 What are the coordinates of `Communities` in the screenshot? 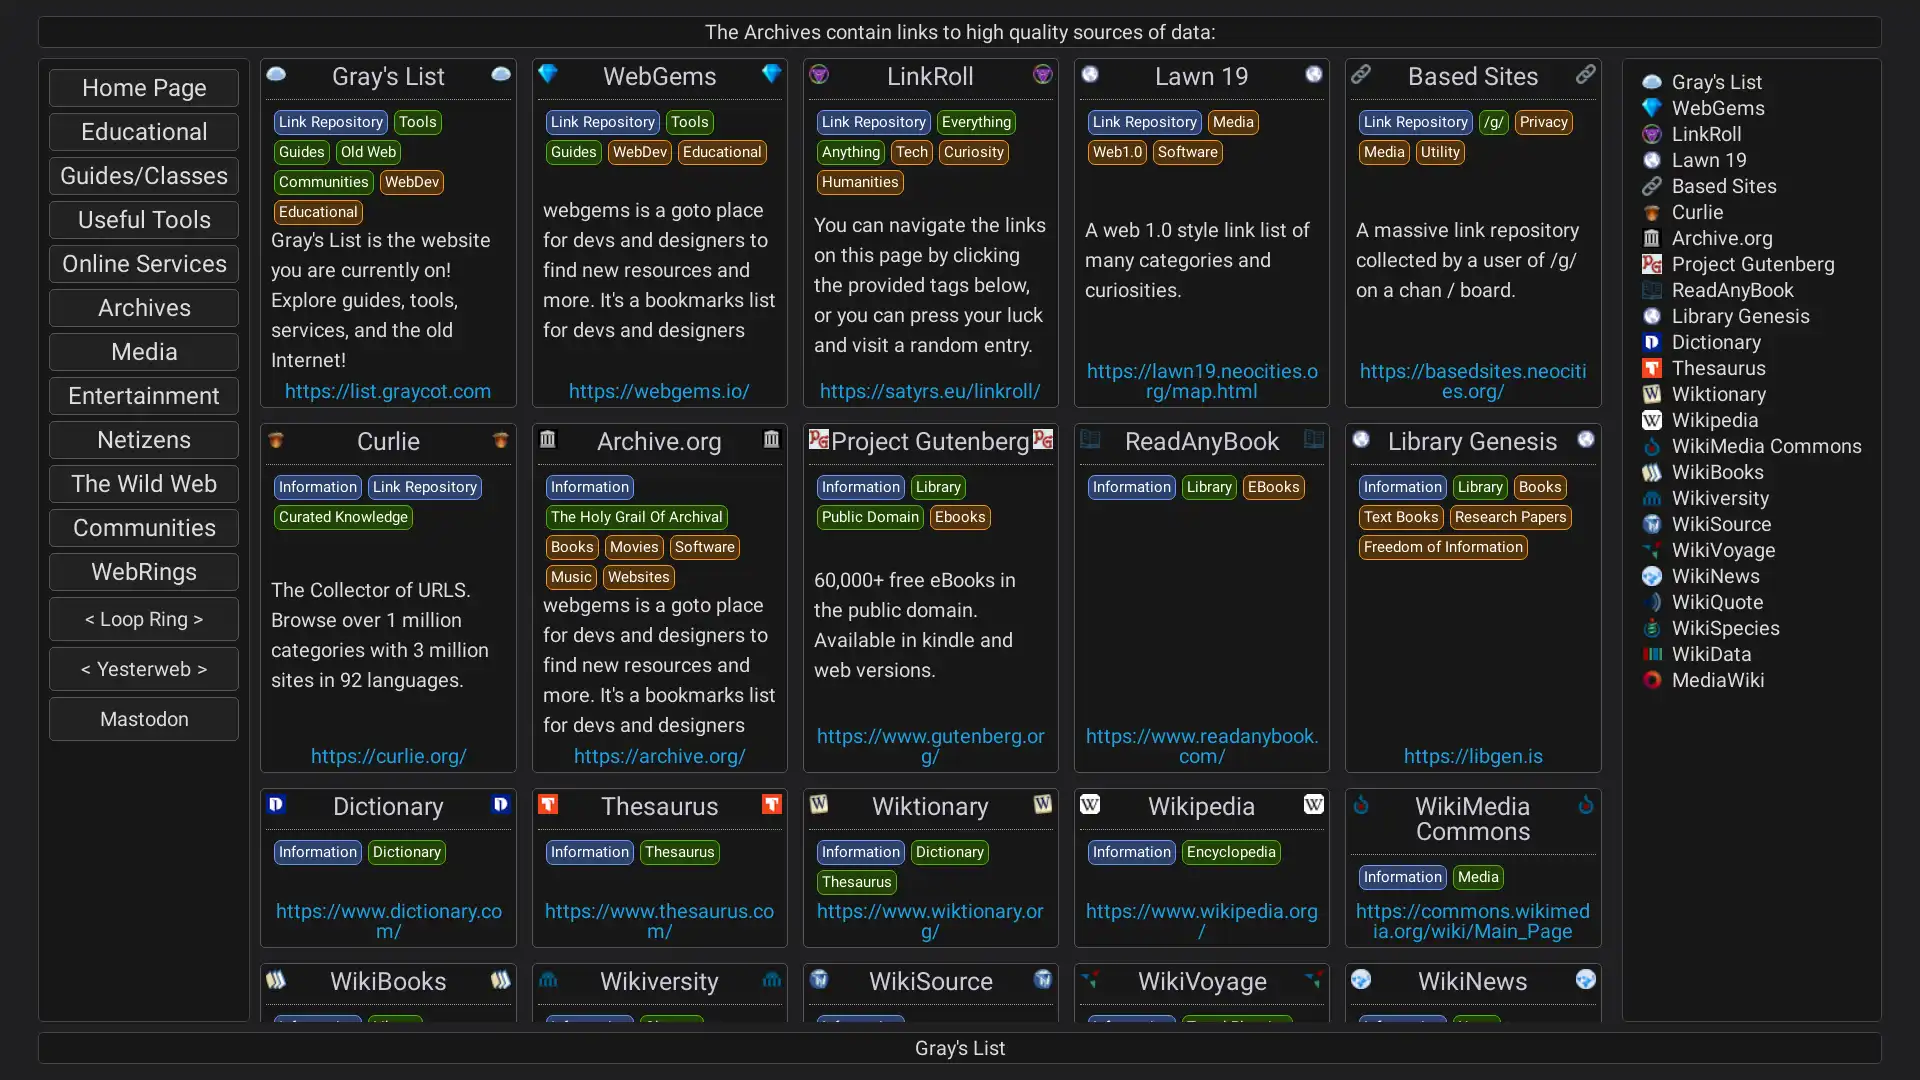 It's located at (143, 527).